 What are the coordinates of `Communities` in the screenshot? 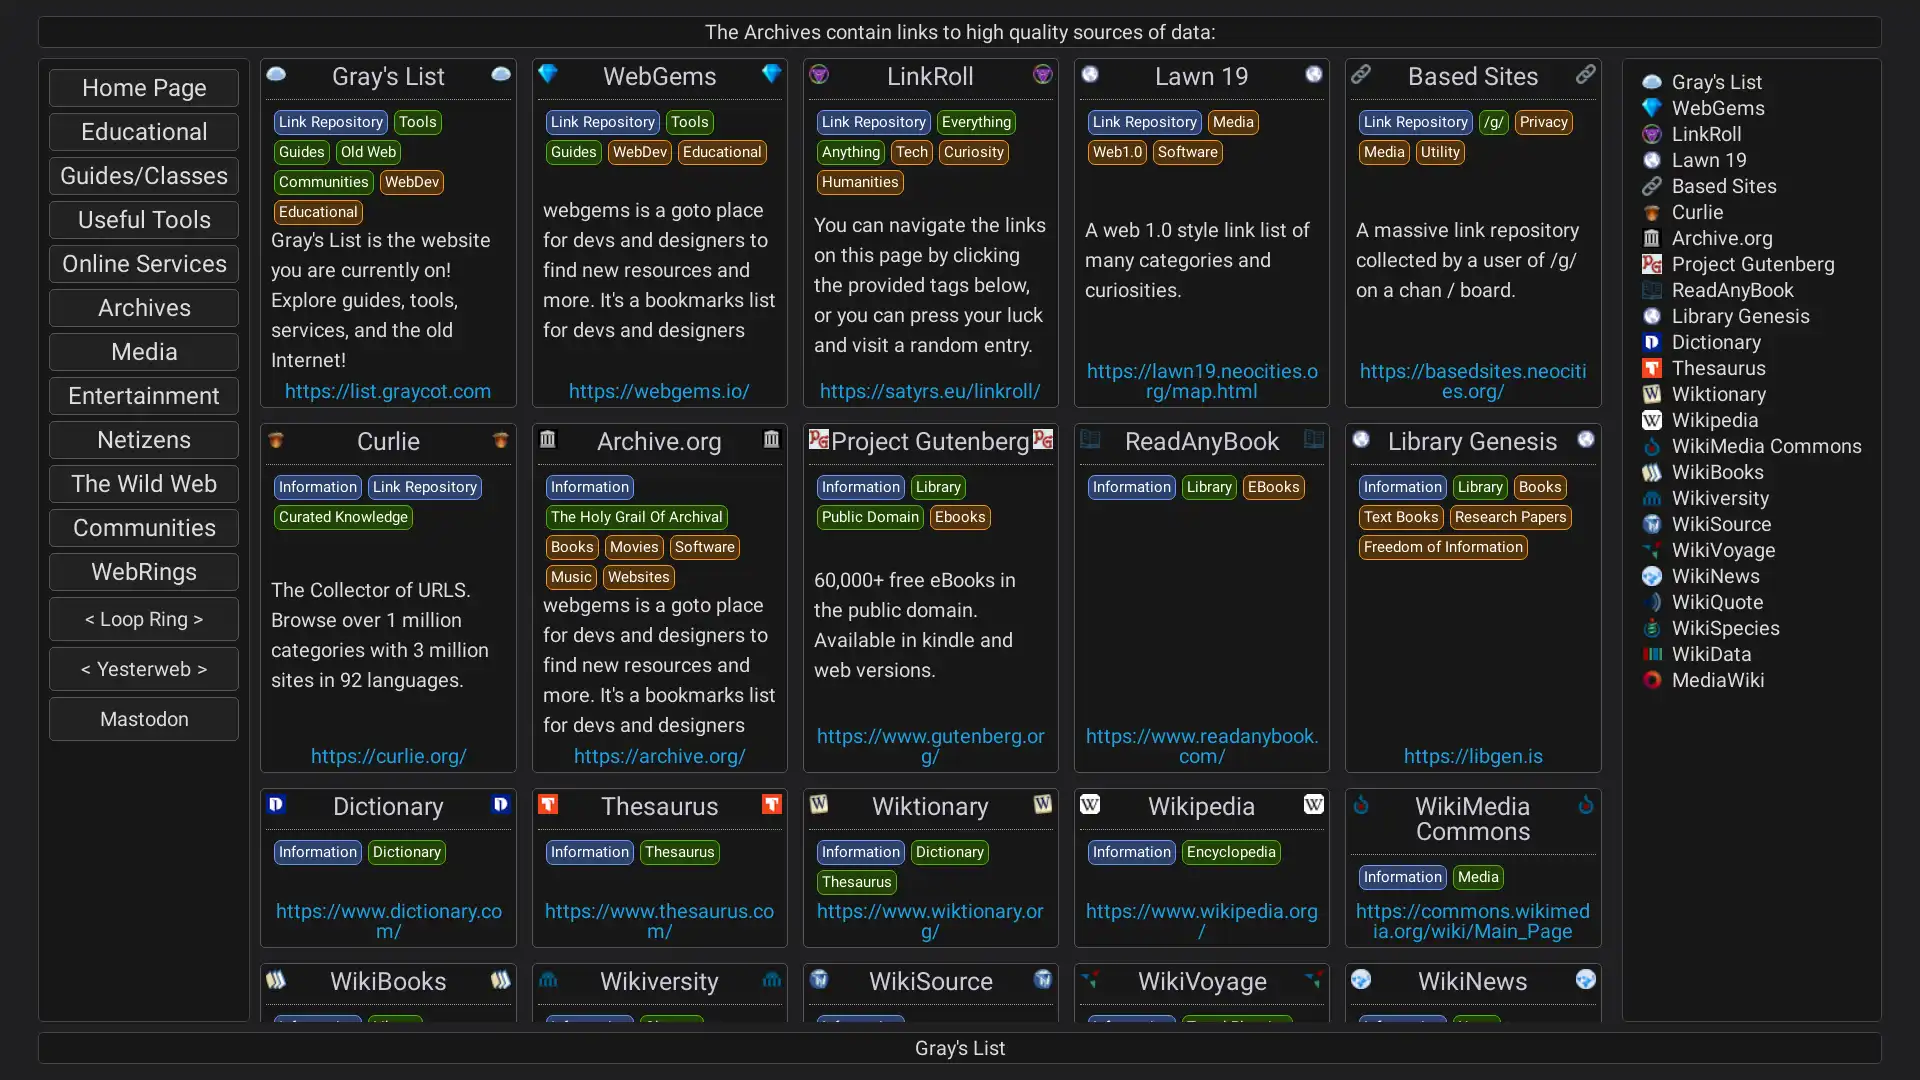 It's located at (143, 527).